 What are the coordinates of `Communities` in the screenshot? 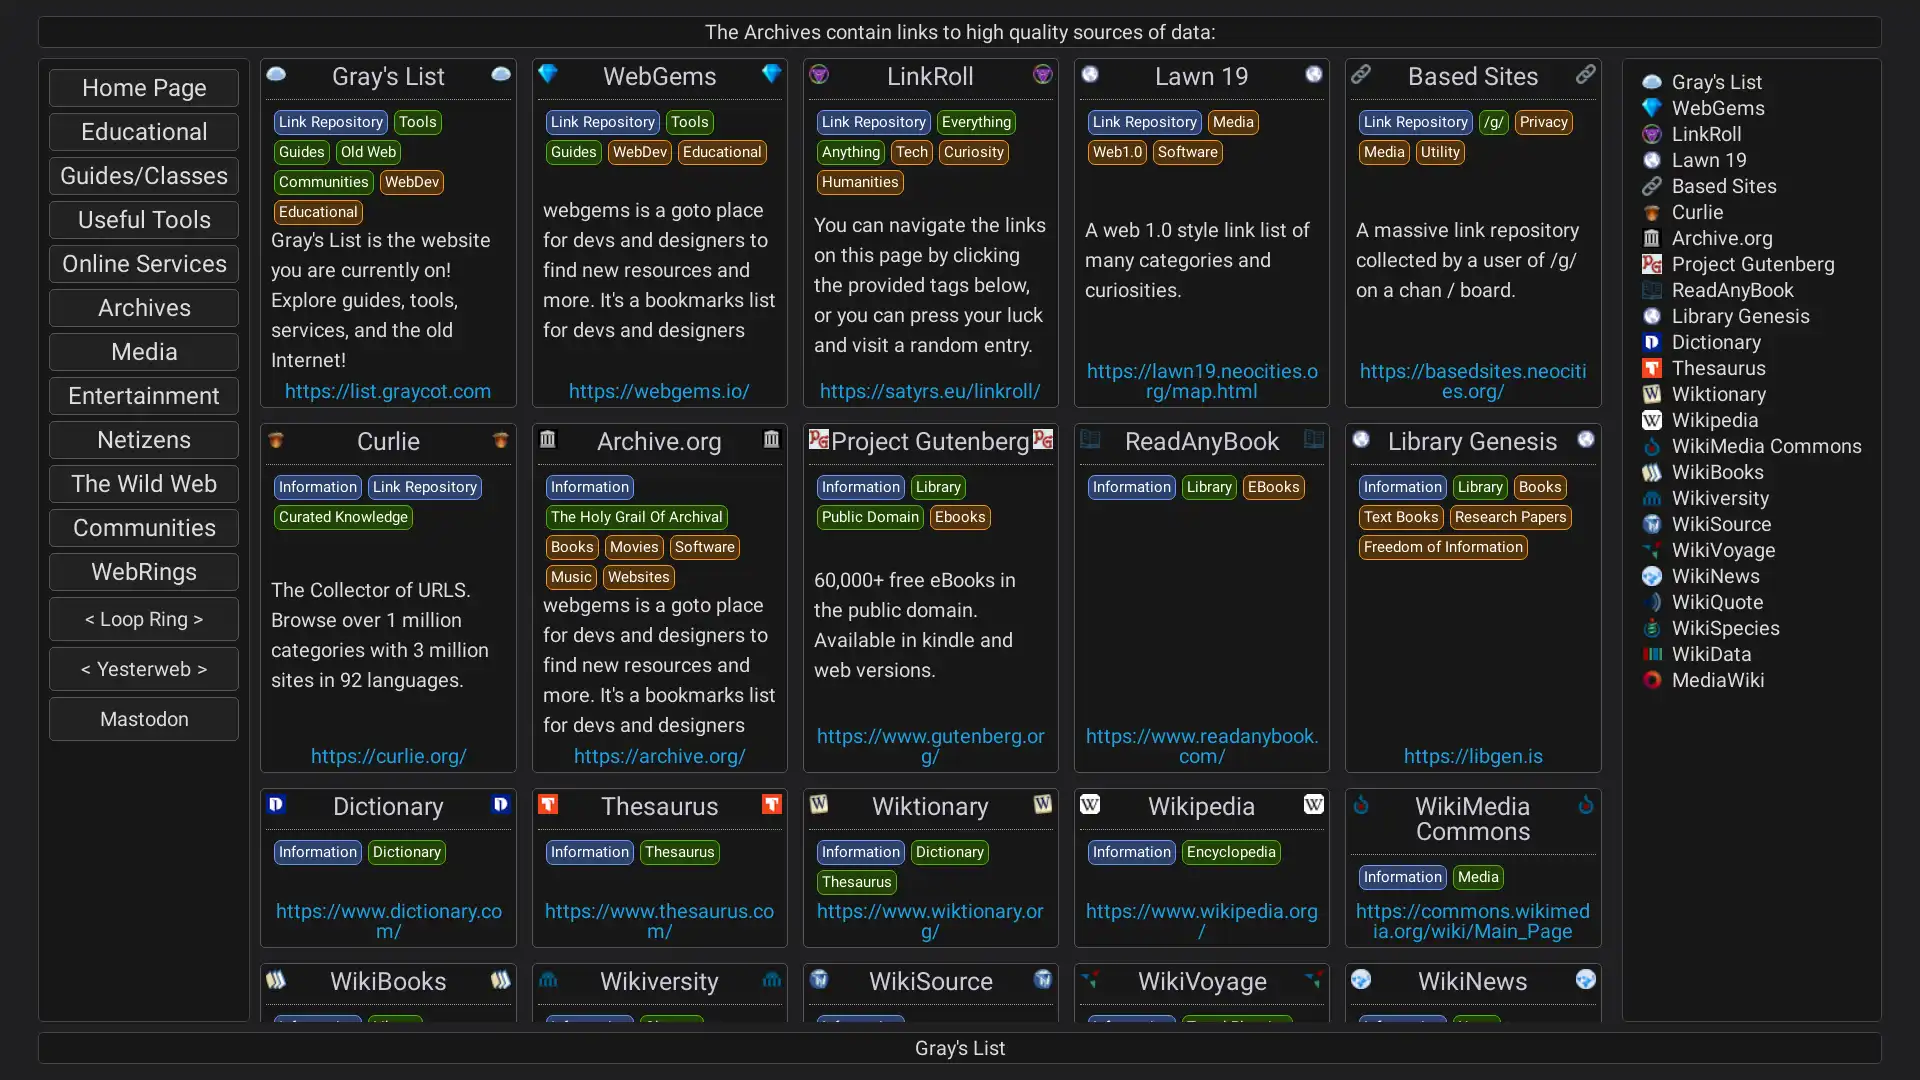 It's located at (143, 527).